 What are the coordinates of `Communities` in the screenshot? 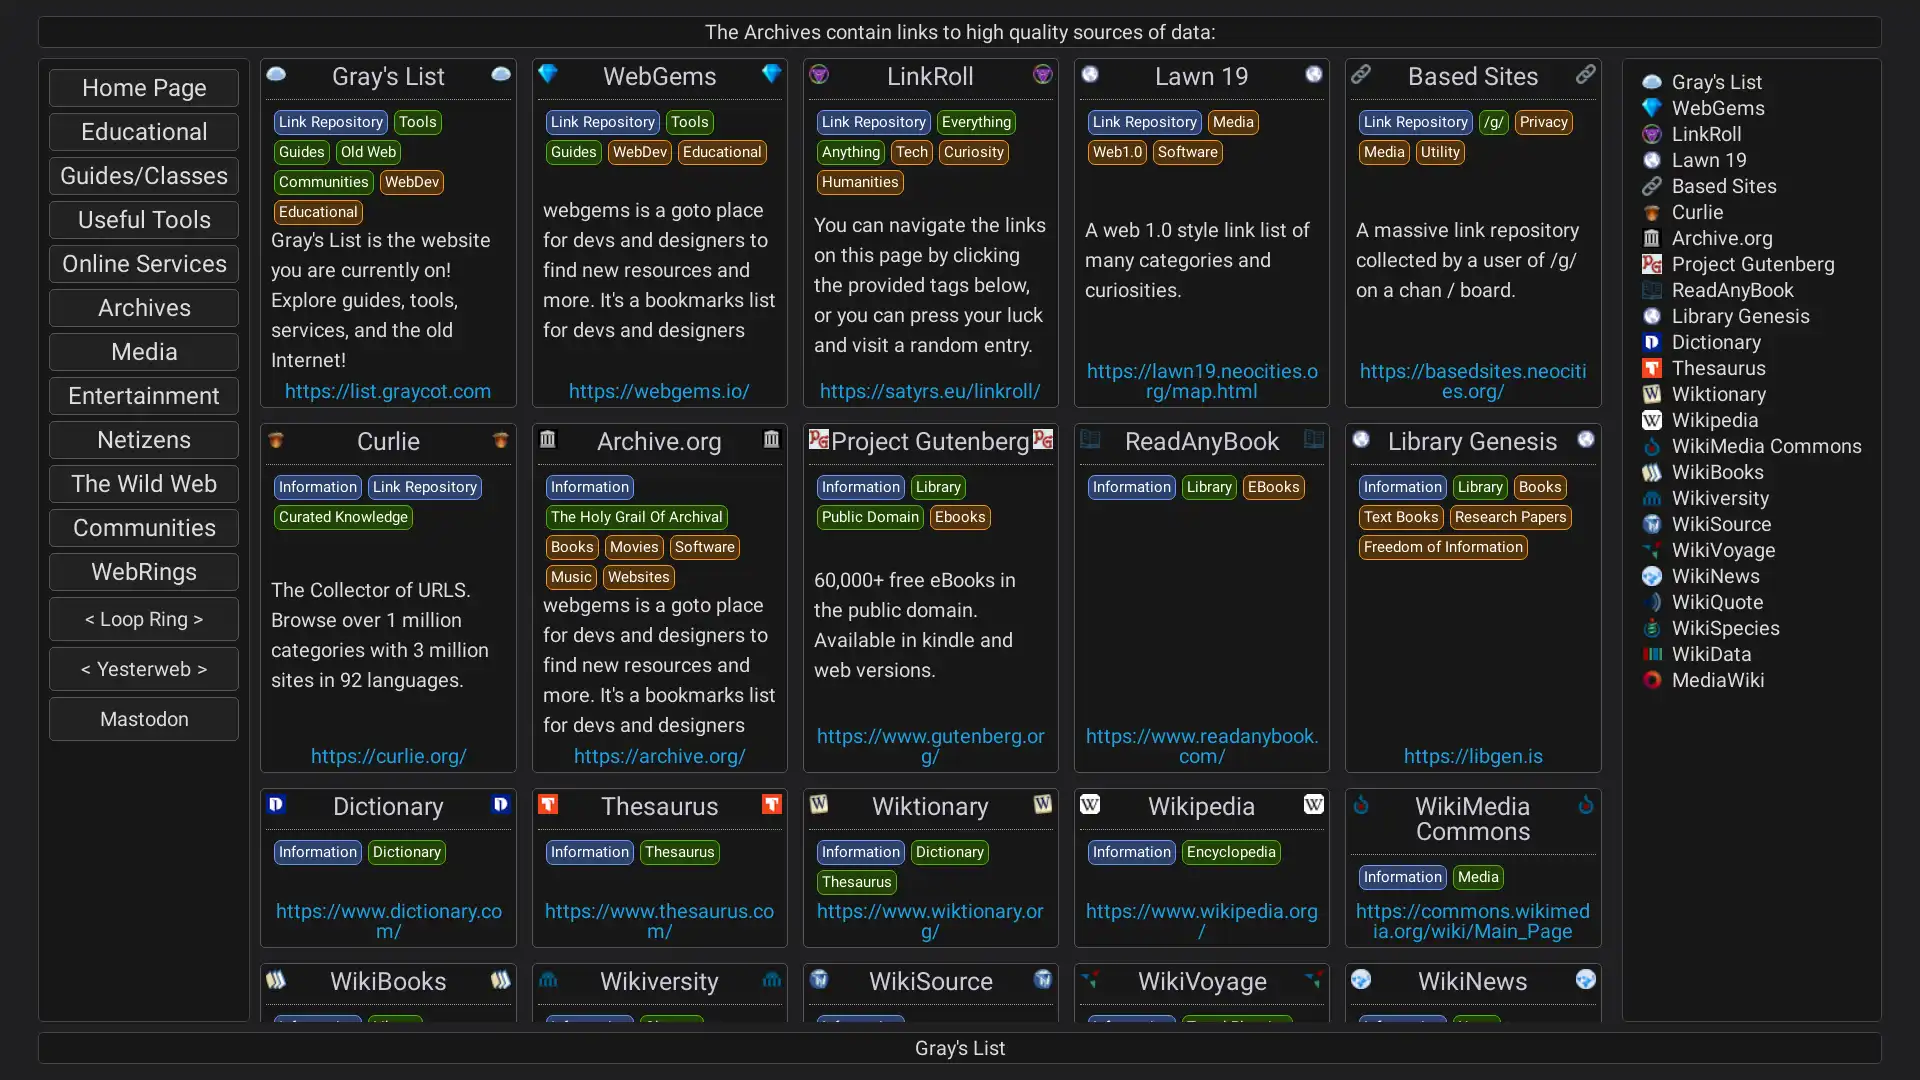 It's located at (143, 527).